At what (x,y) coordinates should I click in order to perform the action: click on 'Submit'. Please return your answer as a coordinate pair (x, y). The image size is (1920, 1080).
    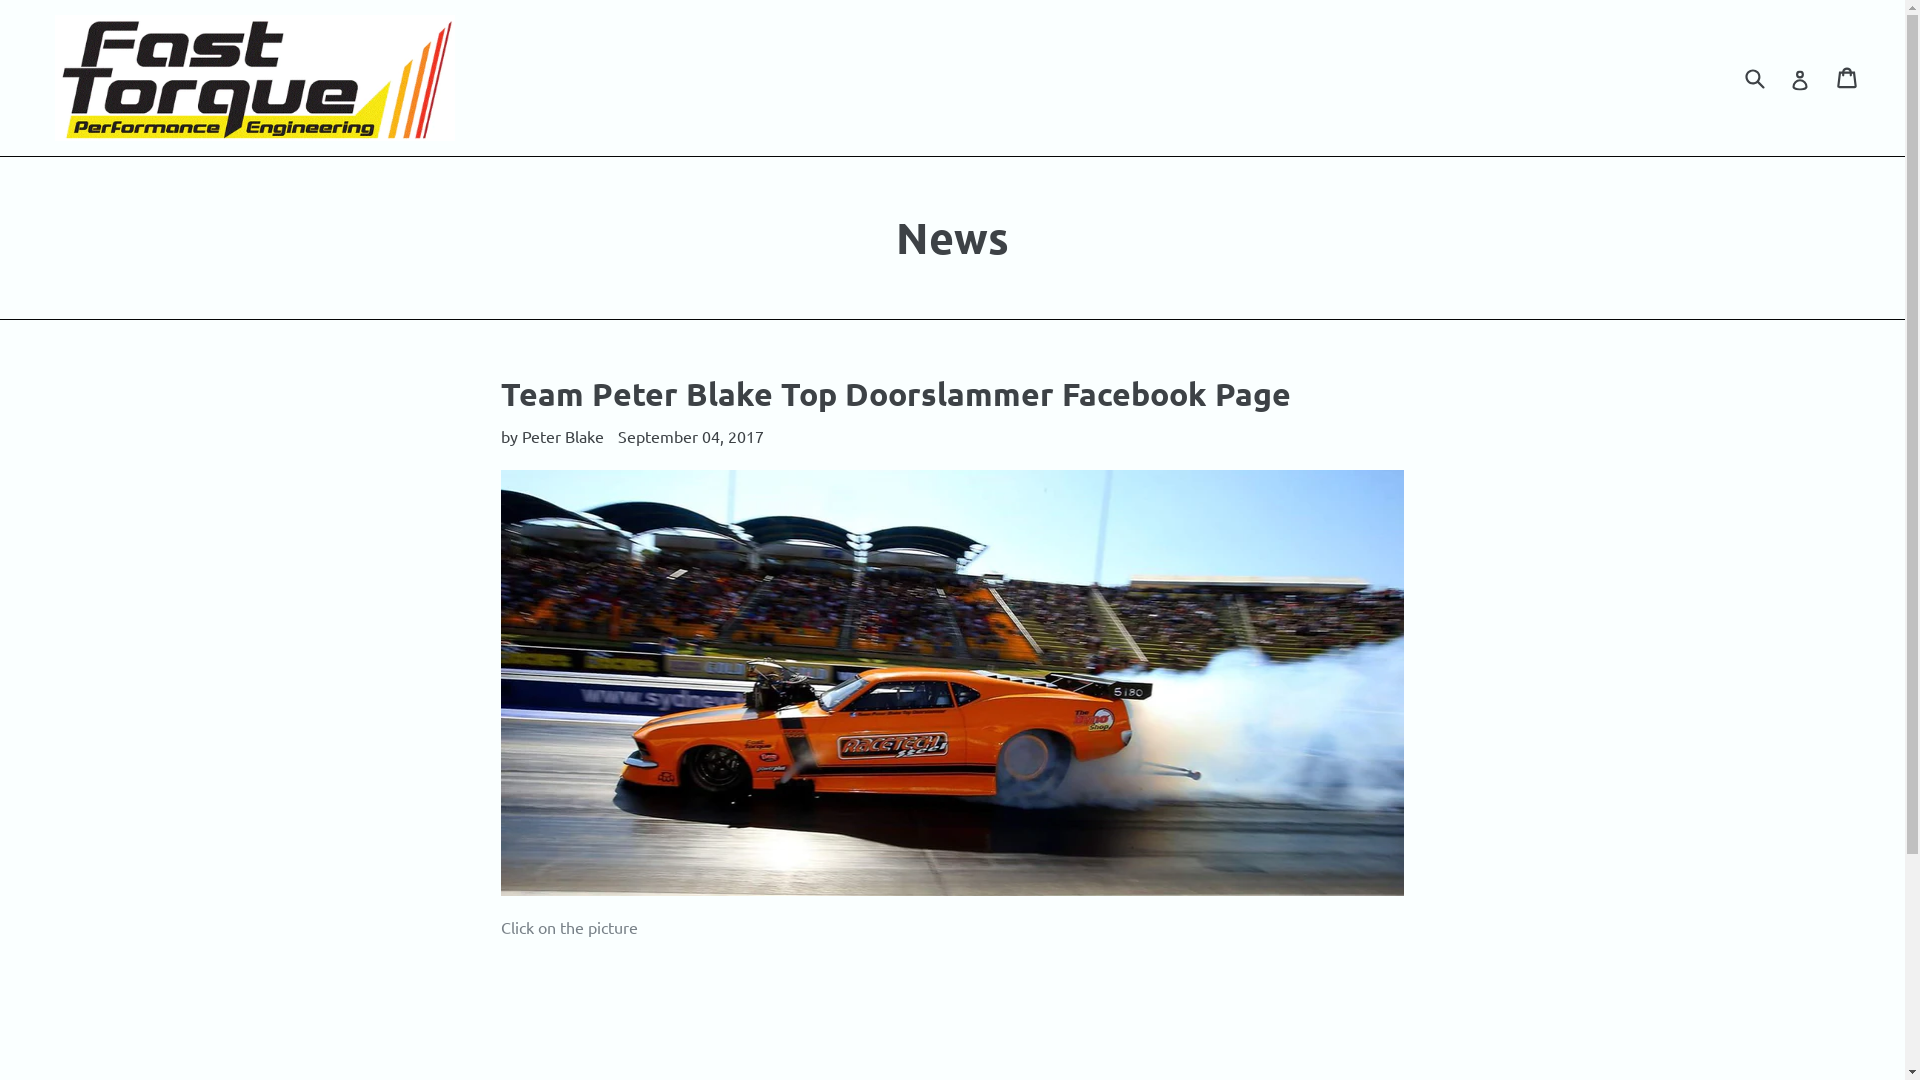
    Looking at the image, I should click on (1752, 76).